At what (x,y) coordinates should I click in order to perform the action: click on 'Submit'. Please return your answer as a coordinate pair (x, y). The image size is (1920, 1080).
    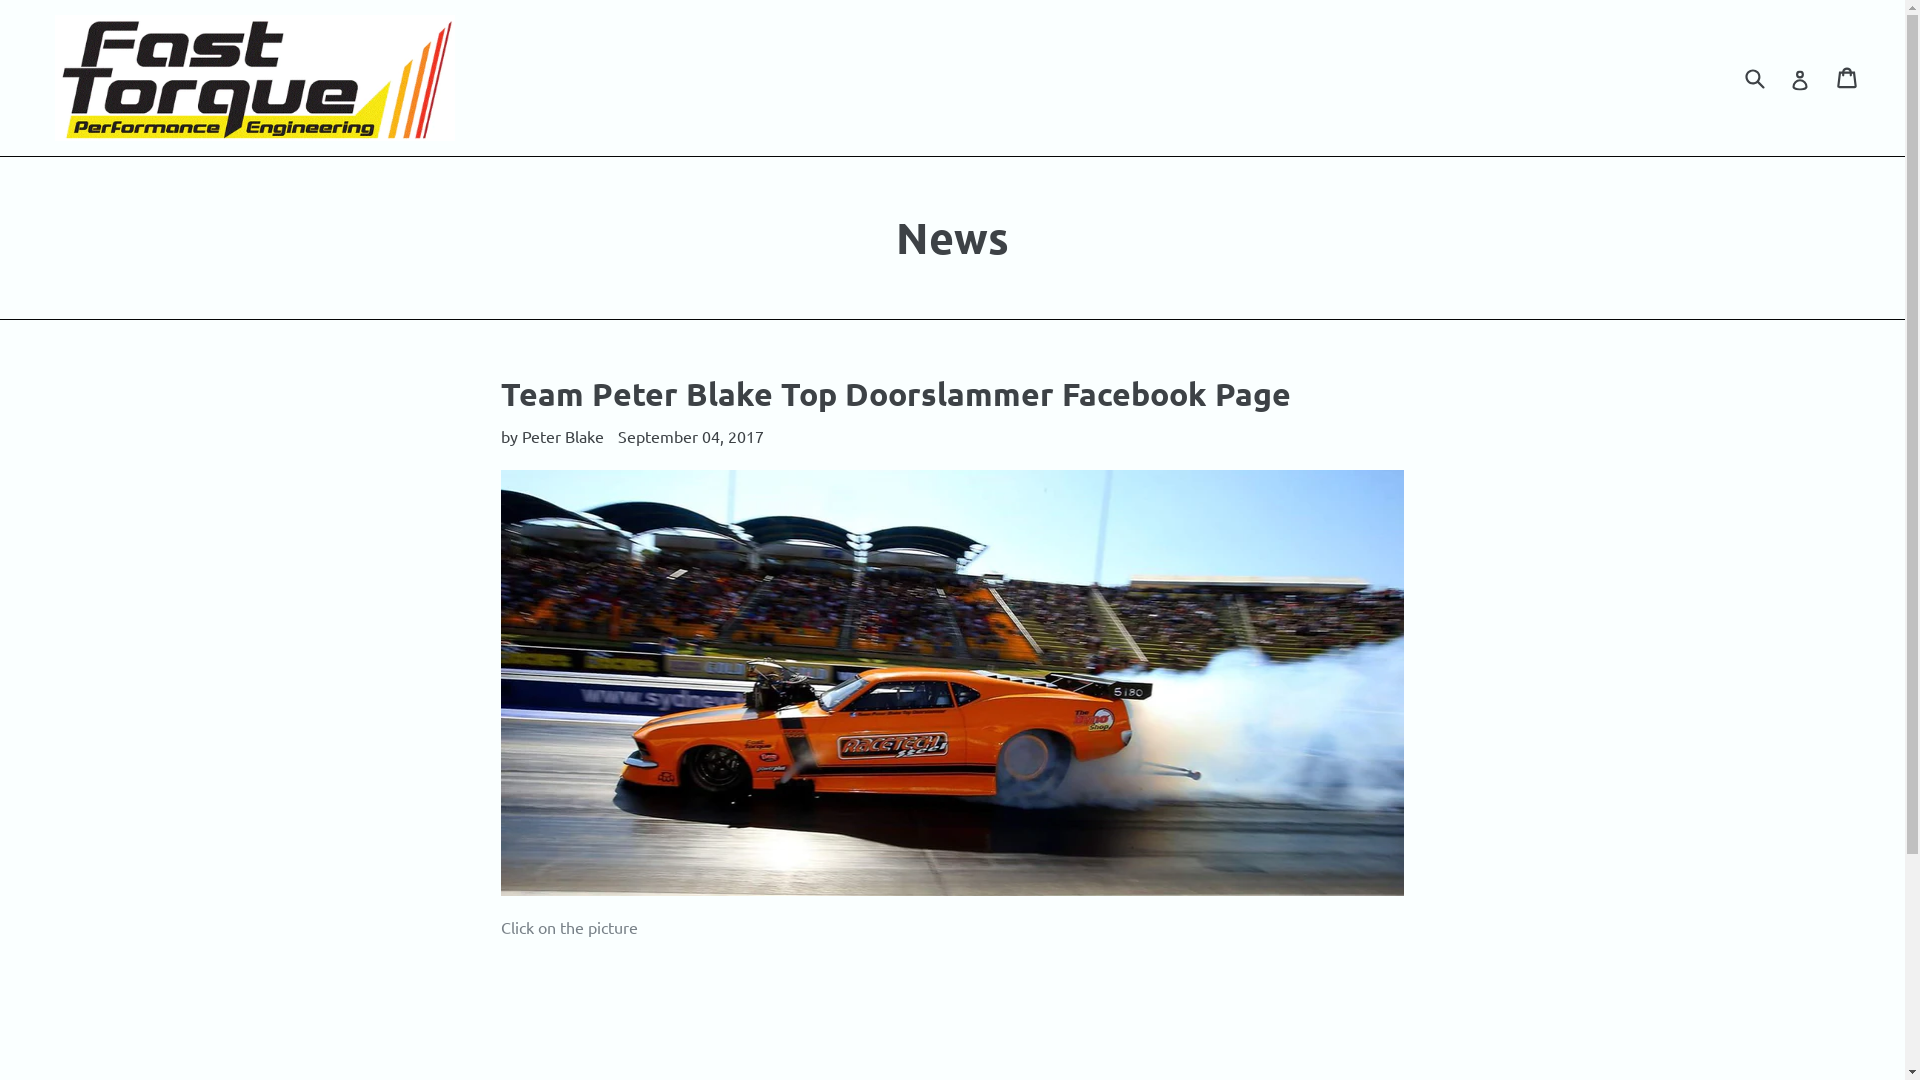
    Looking at the image, I should click on (1752, 76).